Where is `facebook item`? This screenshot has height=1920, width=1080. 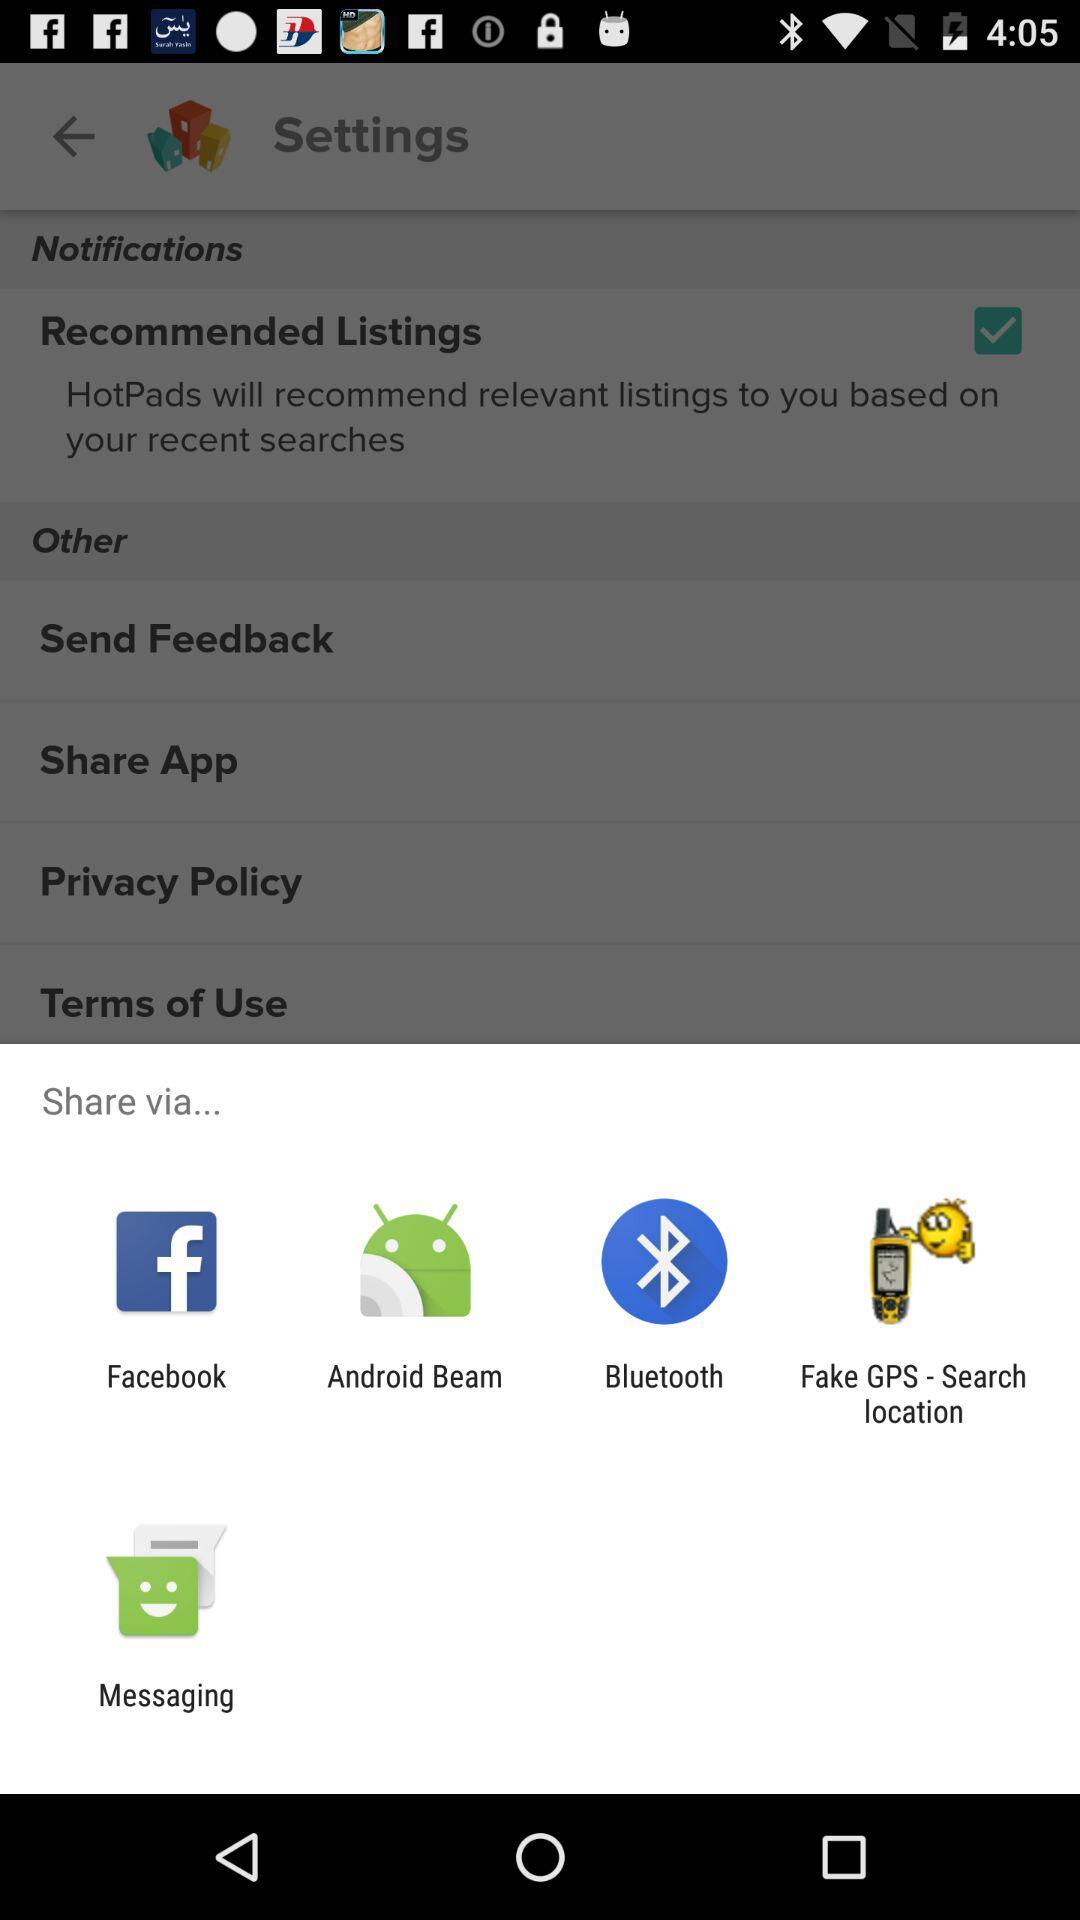 facebook item is located at coordinates (165, 1392).